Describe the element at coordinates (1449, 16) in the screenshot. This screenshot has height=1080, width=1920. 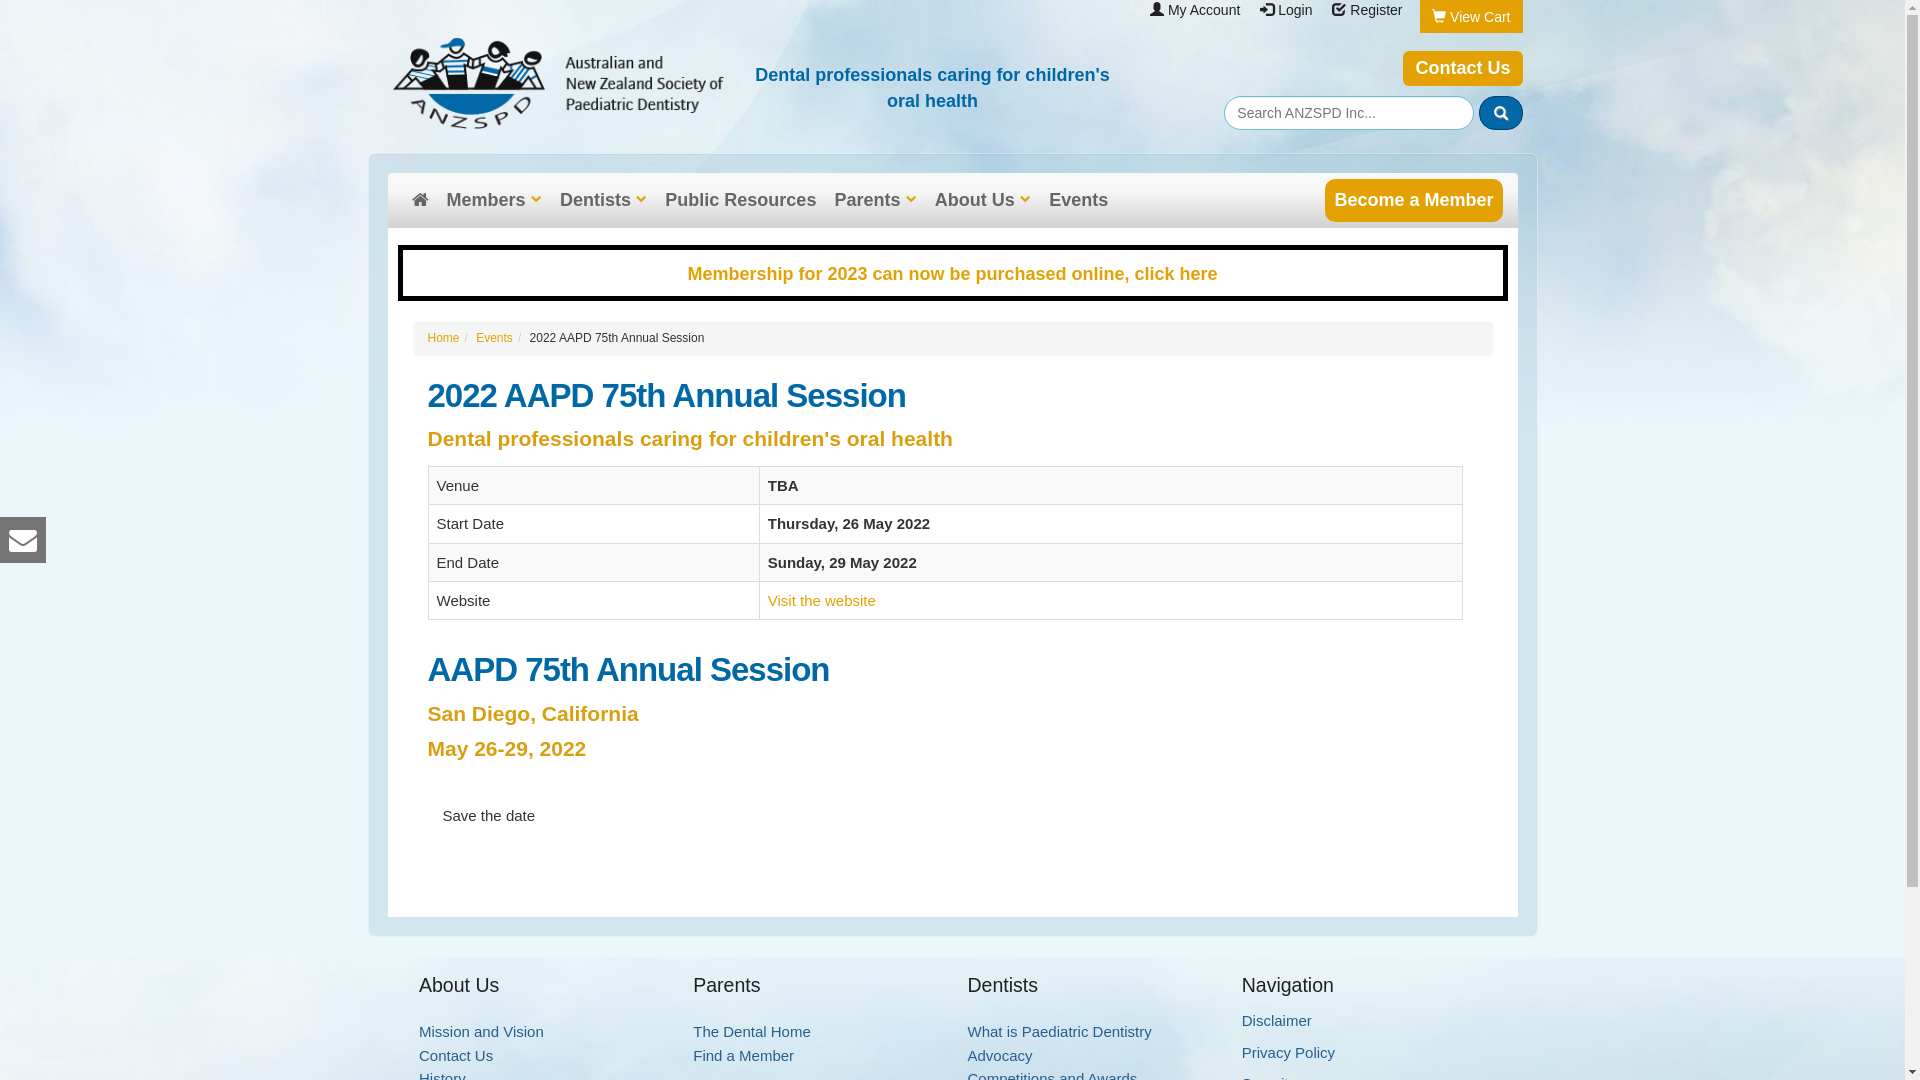
I see `'View Cart'` at that location.